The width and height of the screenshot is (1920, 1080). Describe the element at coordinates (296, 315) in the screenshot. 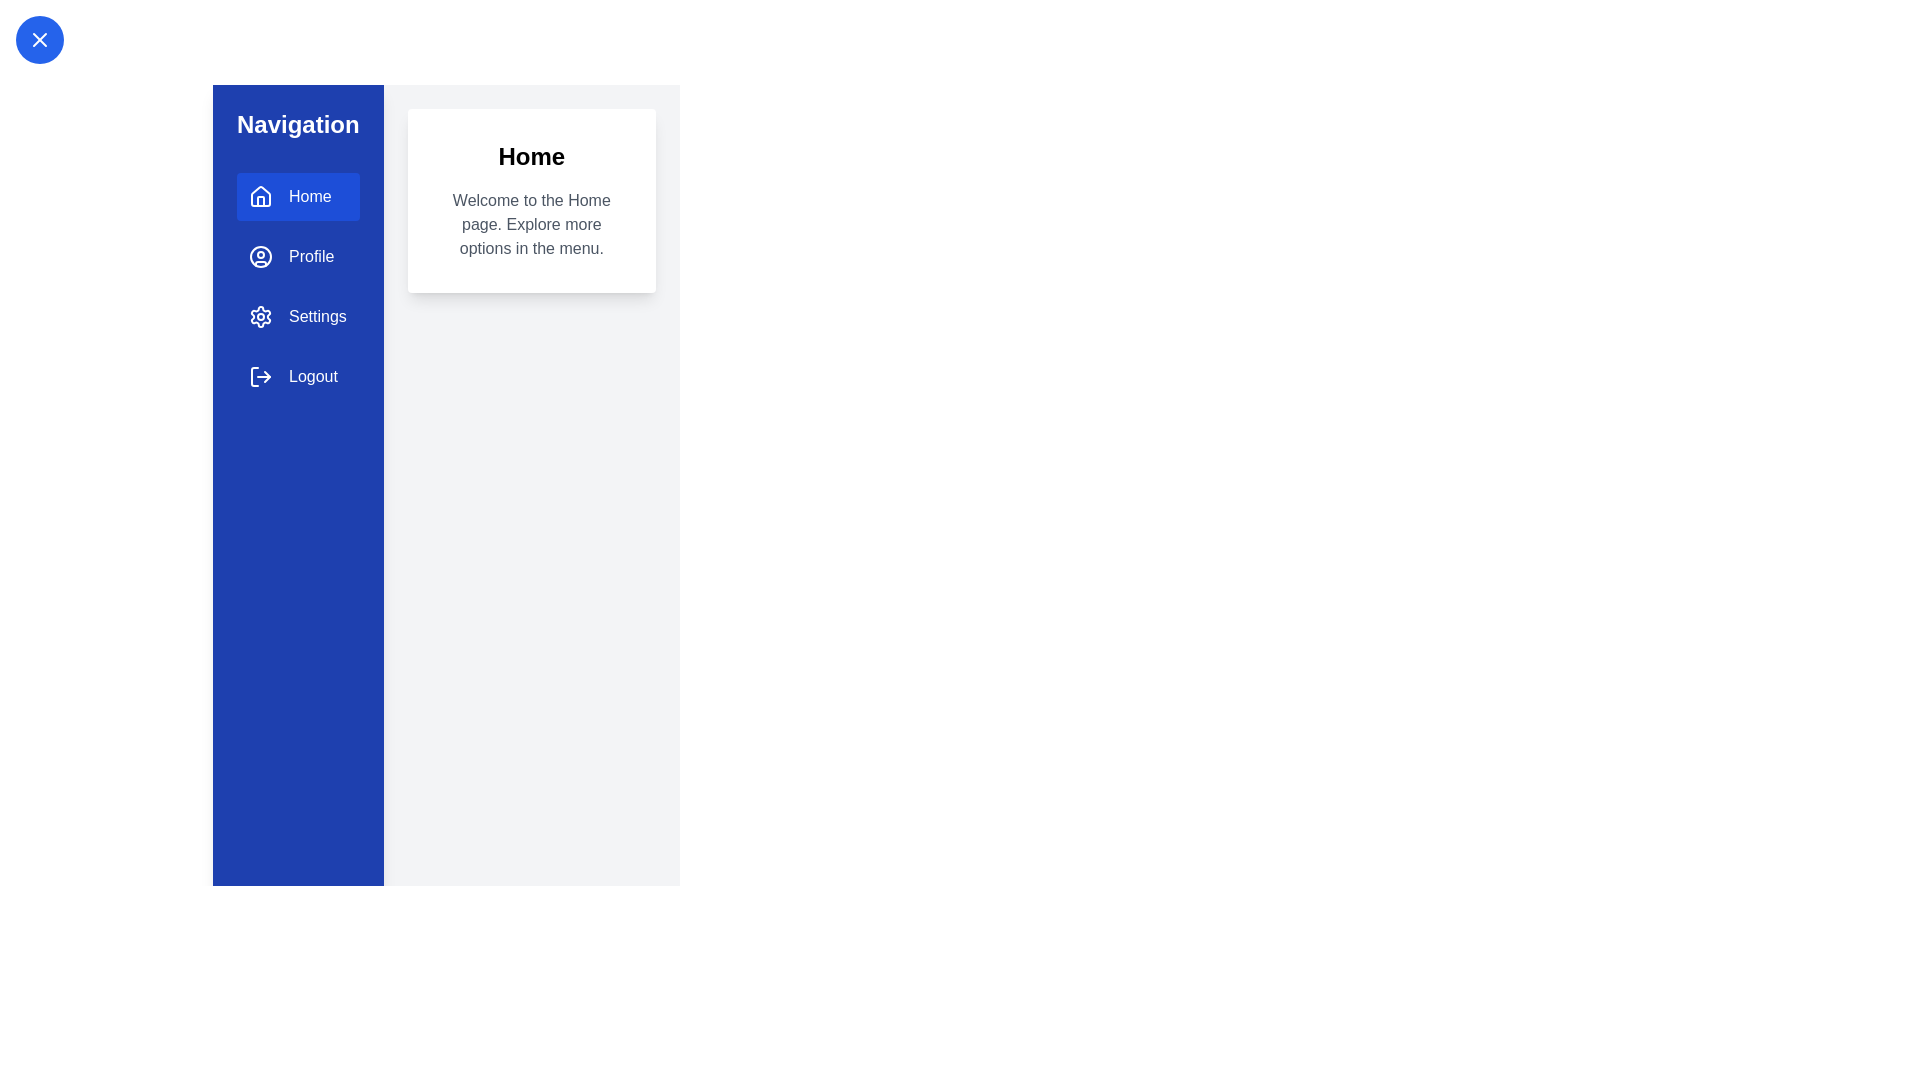

I see `the navigation option Settings to trigger its visual effect` at that location.